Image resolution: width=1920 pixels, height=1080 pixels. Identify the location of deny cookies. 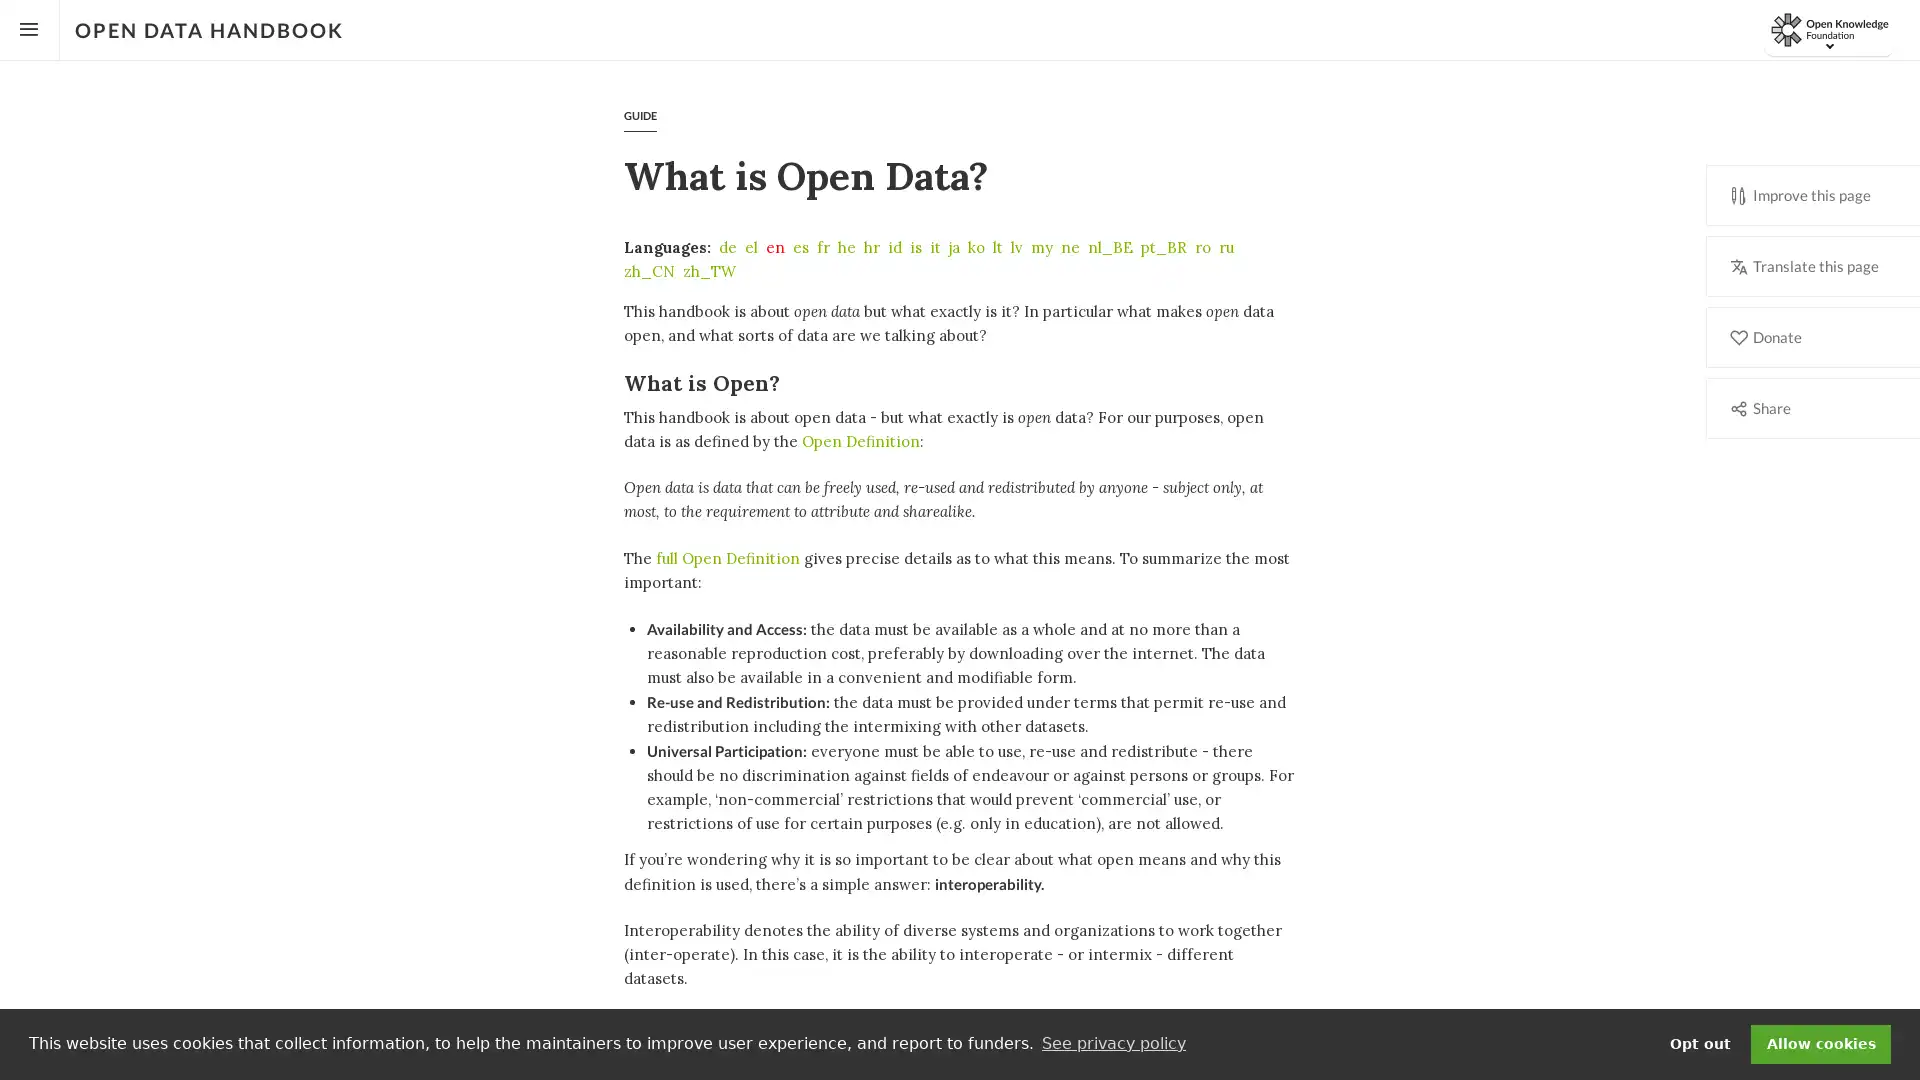
(1698, 1043).